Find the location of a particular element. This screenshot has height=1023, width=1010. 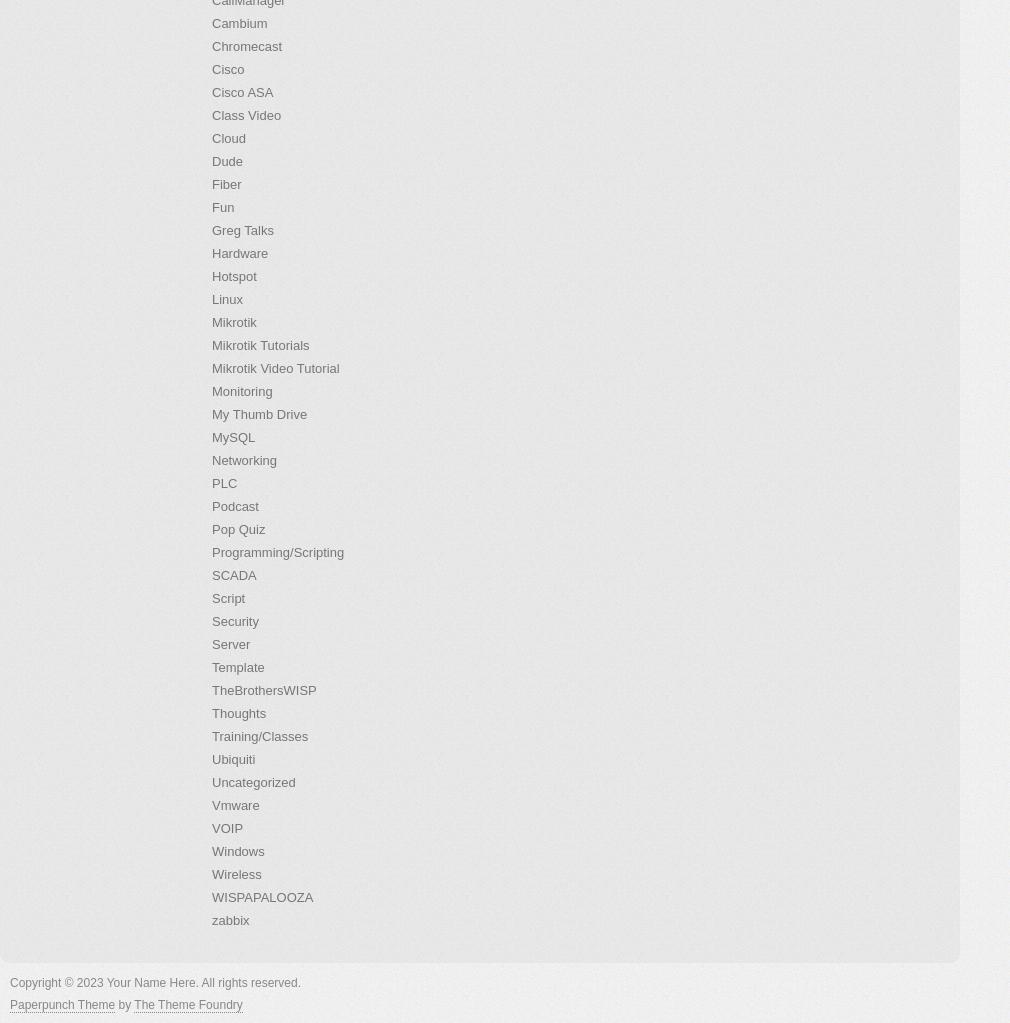

'Cambium' is located at coordinates (210, 23).